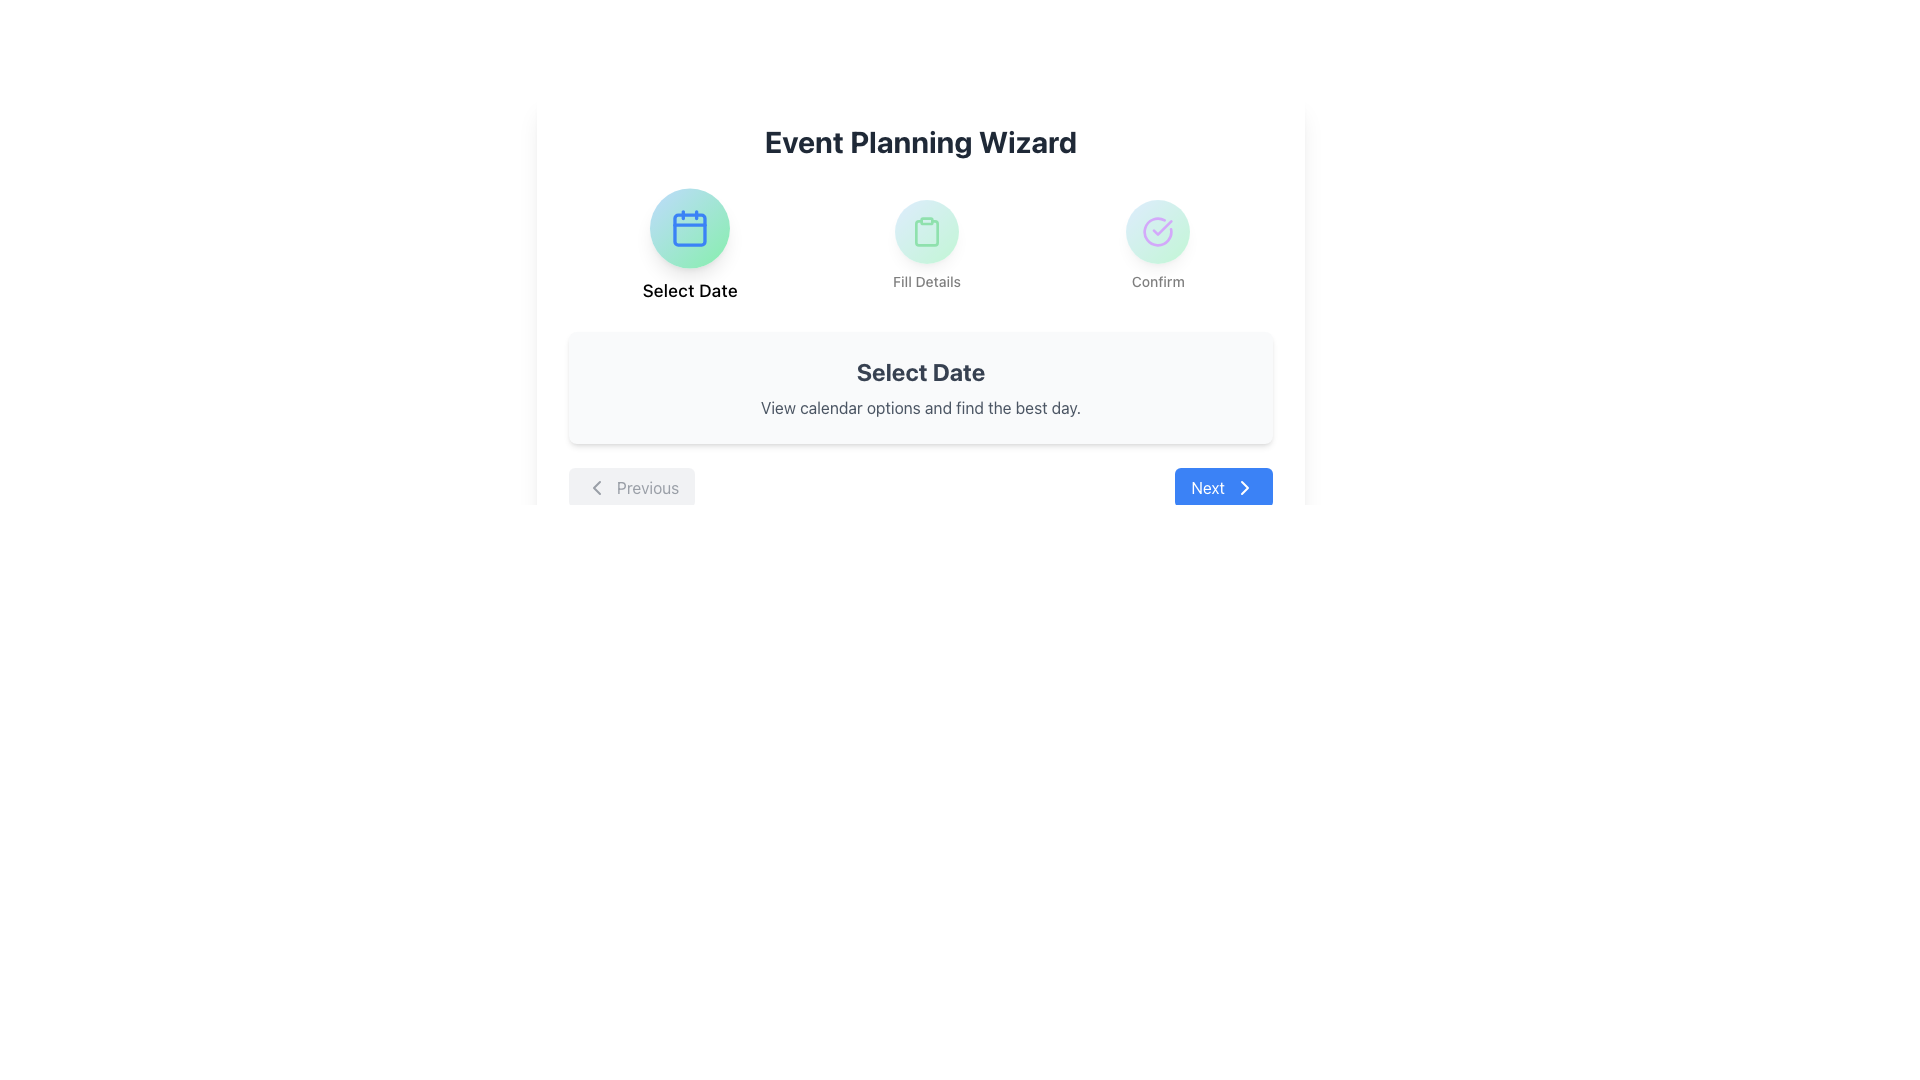  Describe the element at coordinates (1158, 245) in the screenshot. I see `the third circular button, located` at that location.